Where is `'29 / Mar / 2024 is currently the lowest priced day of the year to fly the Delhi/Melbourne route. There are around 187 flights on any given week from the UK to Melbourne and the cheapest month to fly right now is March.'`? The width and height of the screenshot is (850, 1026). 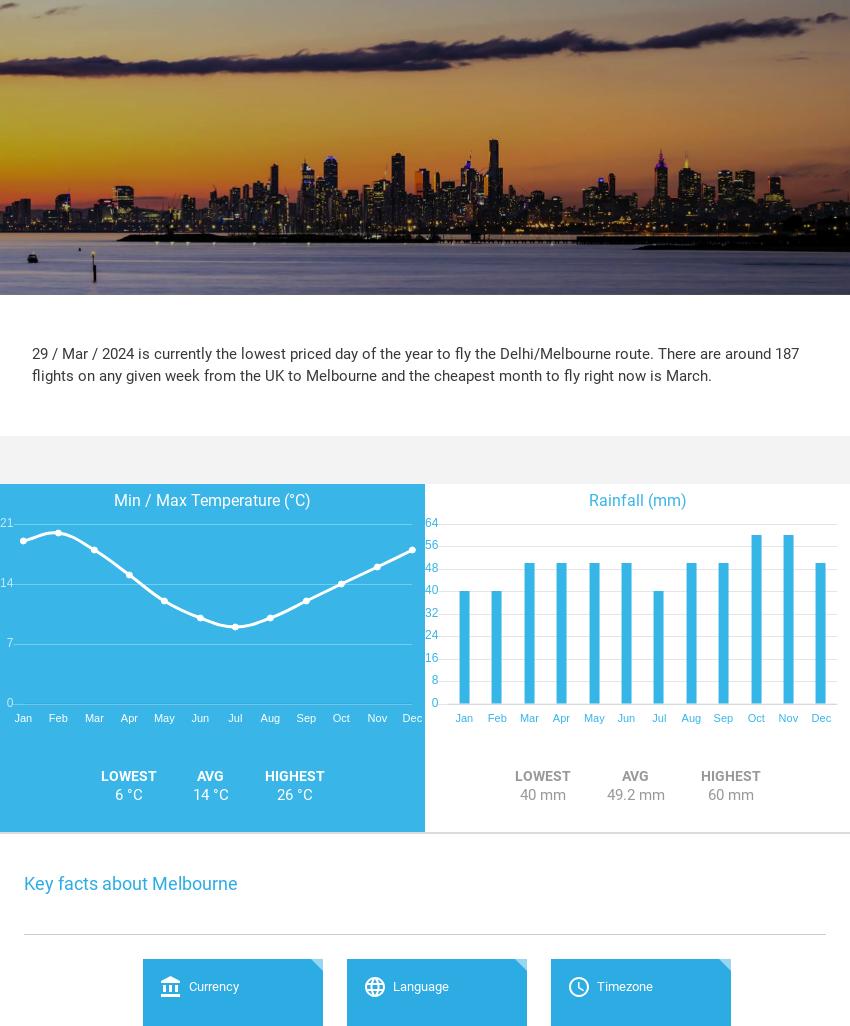
'29 / Mar / 2024 is currently the lowest priced day of the year to fly the Delhi/Melbourne route. There are around 187 flights on any given week from the UK to Melbourne and the cheapest month to fly right now is March.' is located at coordinates (30, 363).